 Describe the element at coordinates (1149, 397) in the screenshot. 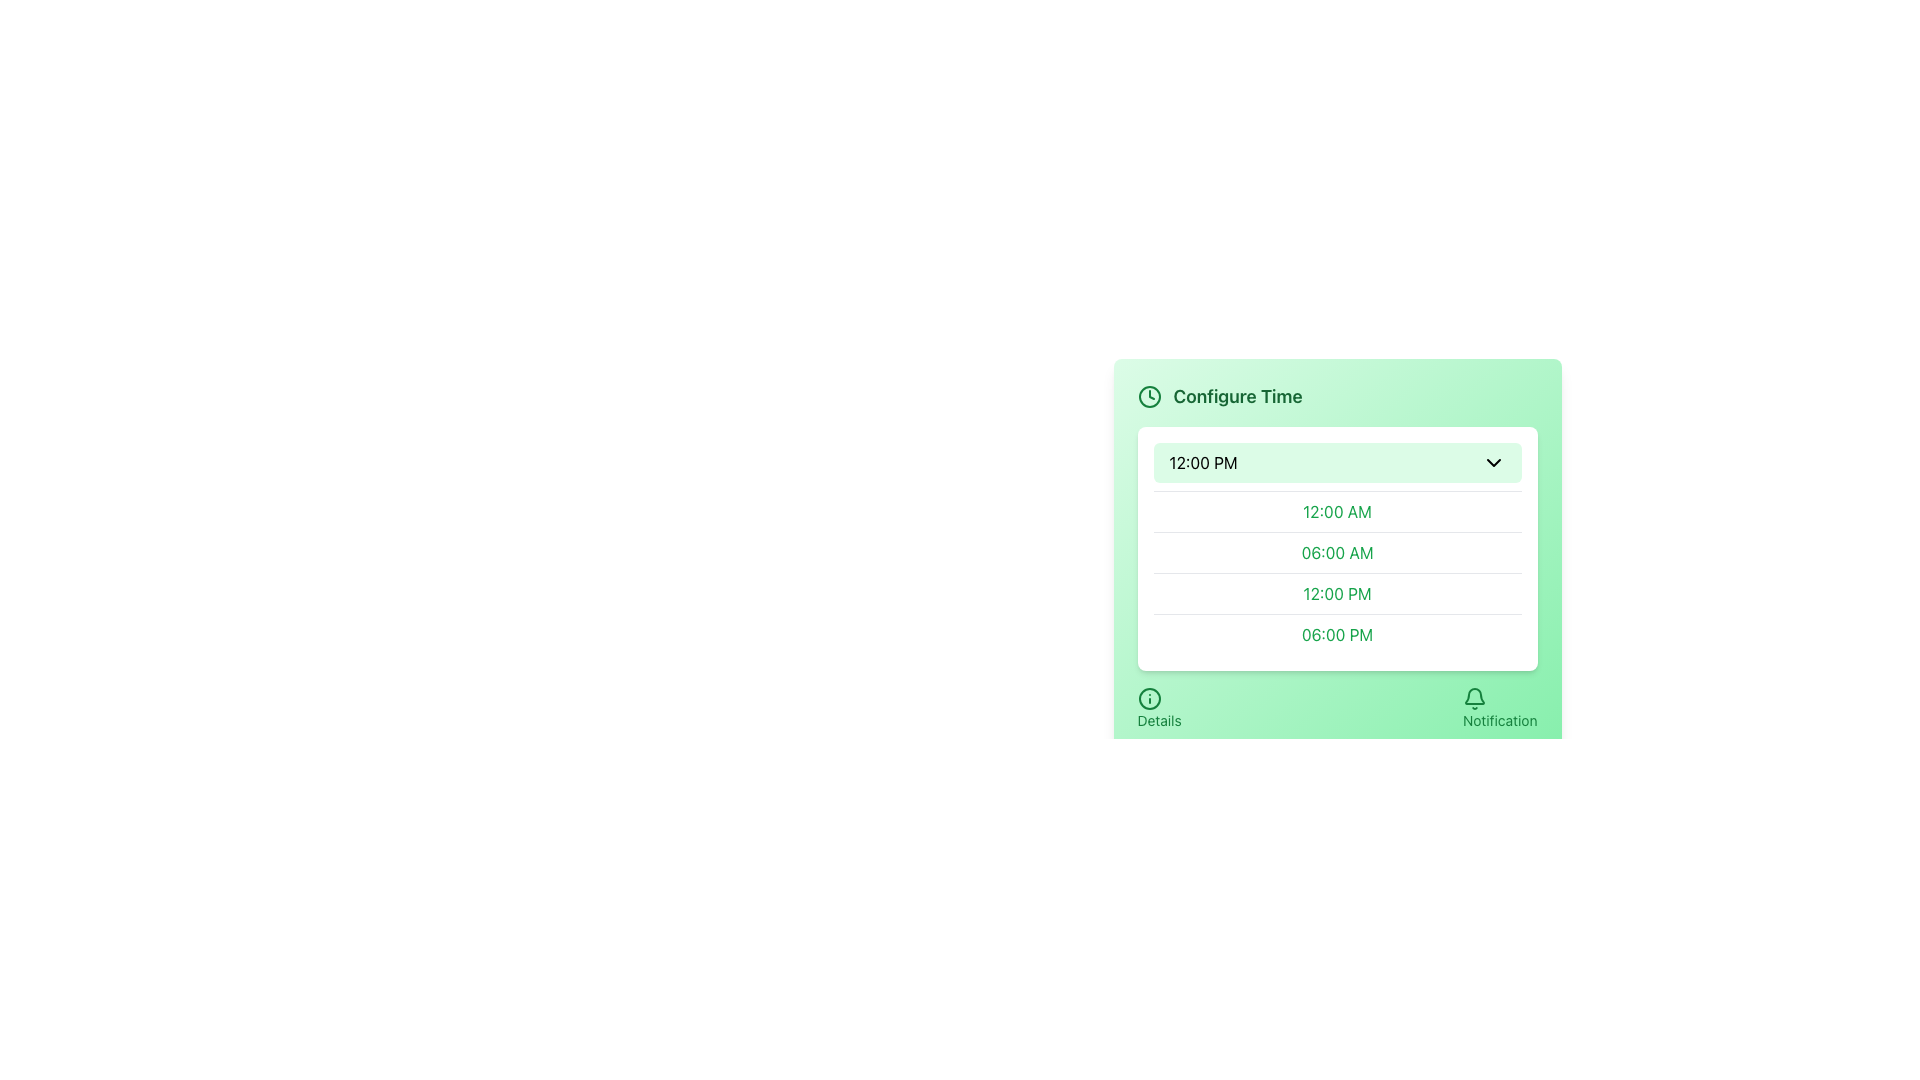

I see `the green circle SVG graphical element that is part of the clock icon in the top-left area of the time configuration options panel` at that location.